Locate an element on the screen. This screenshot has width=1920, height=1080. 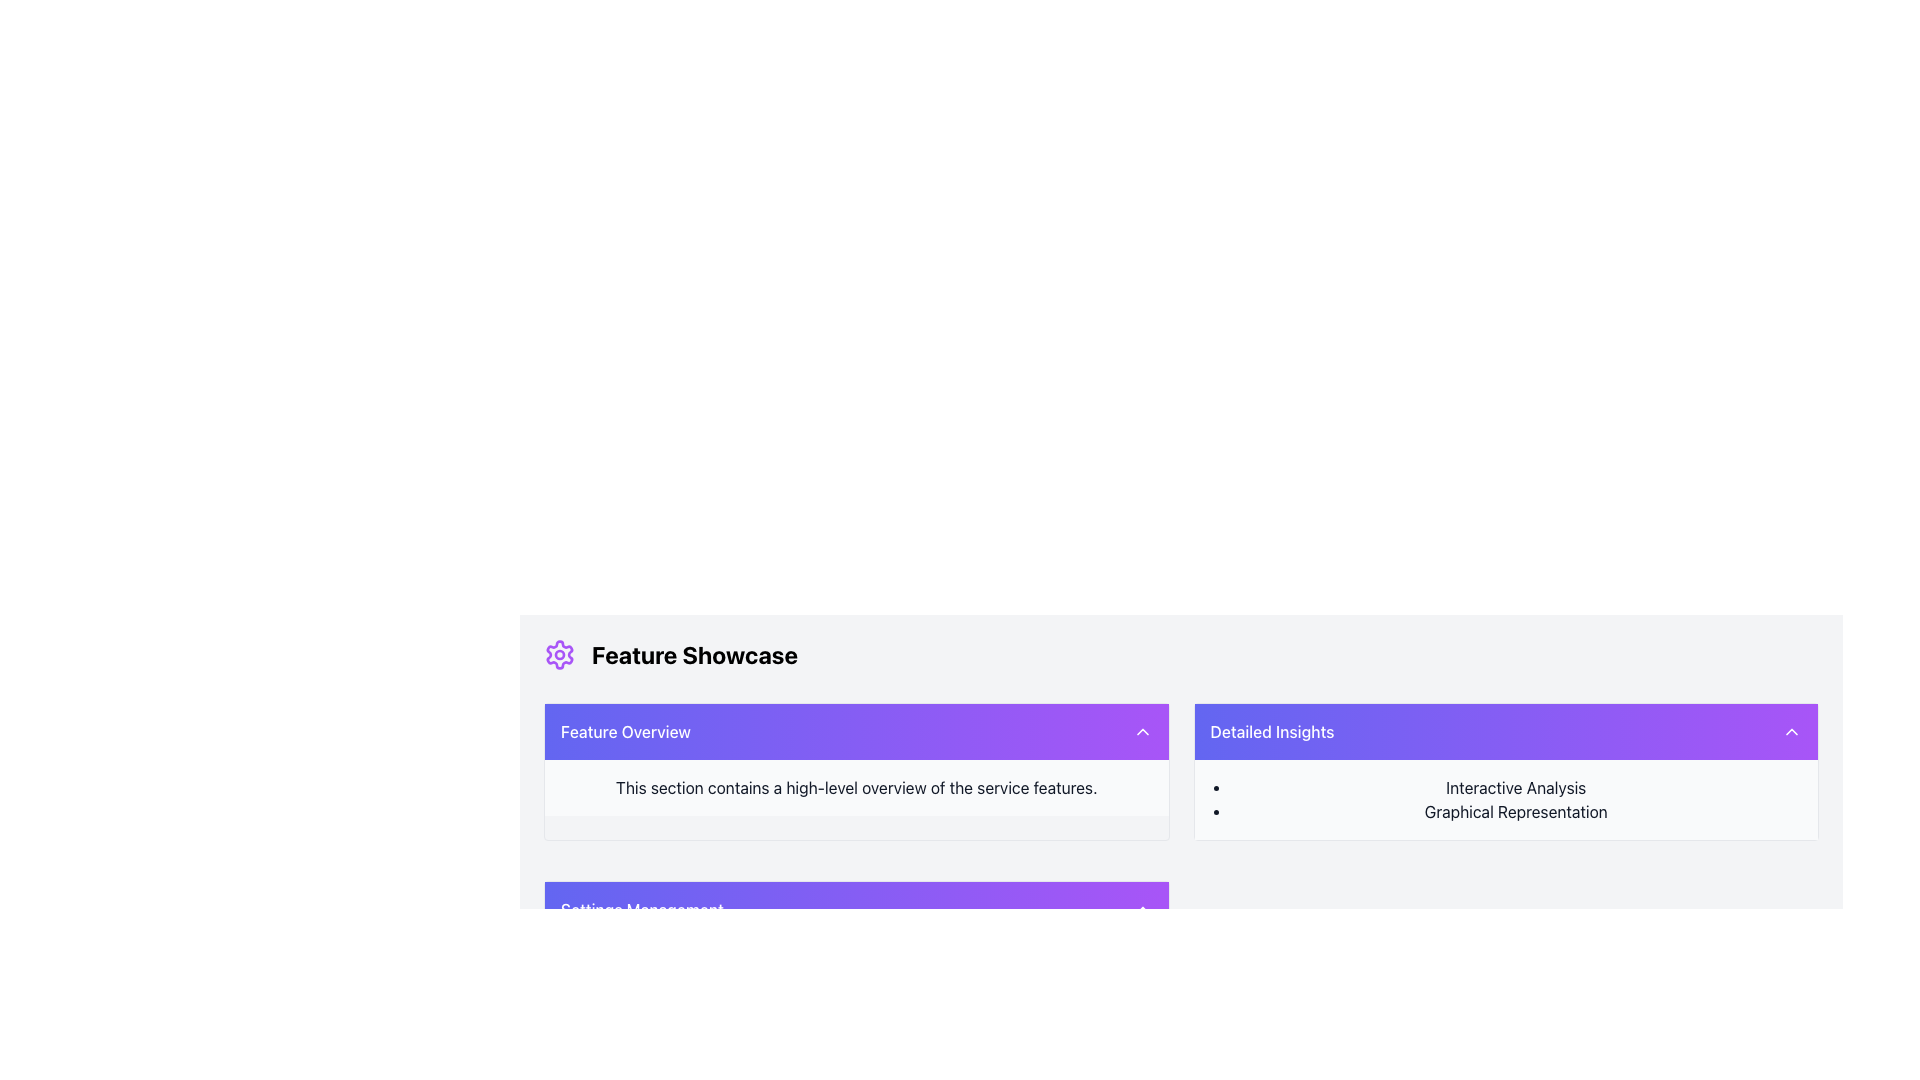
the Button or Toggle Header located under the 'Feature Showcase' section is located at coordinates (856, 910).